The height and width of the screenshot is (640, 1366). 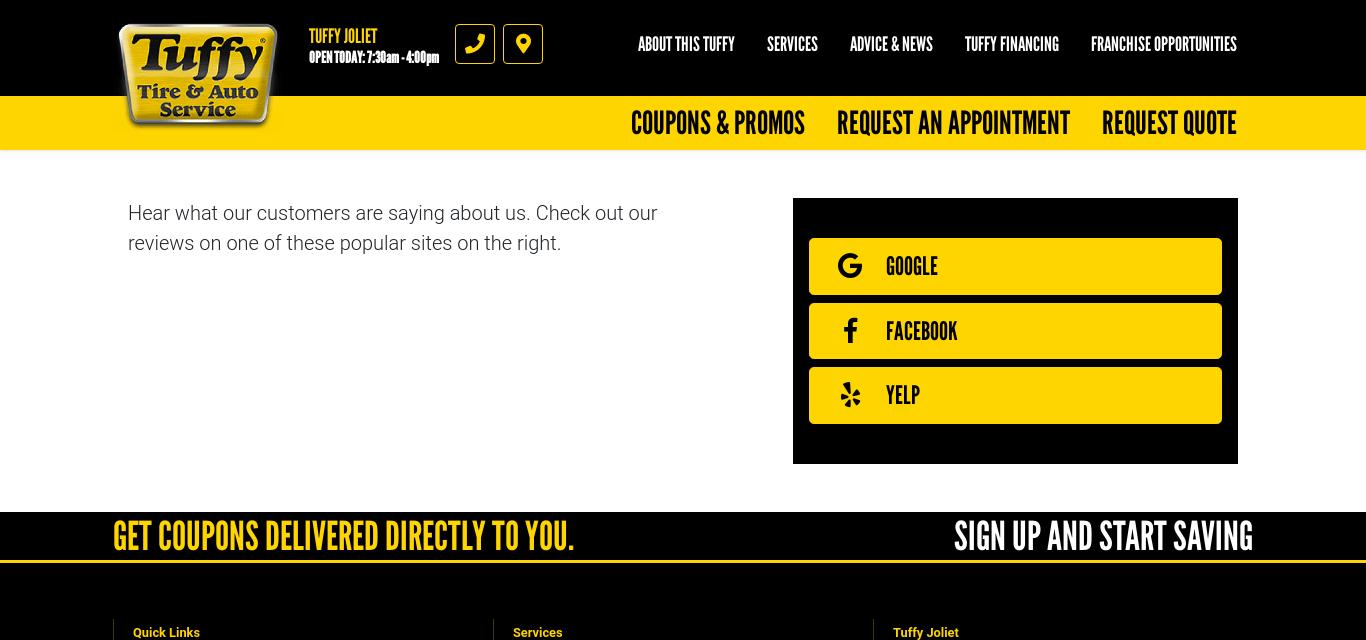 I want to click on 'Yelp', so click(x=900, y=395).